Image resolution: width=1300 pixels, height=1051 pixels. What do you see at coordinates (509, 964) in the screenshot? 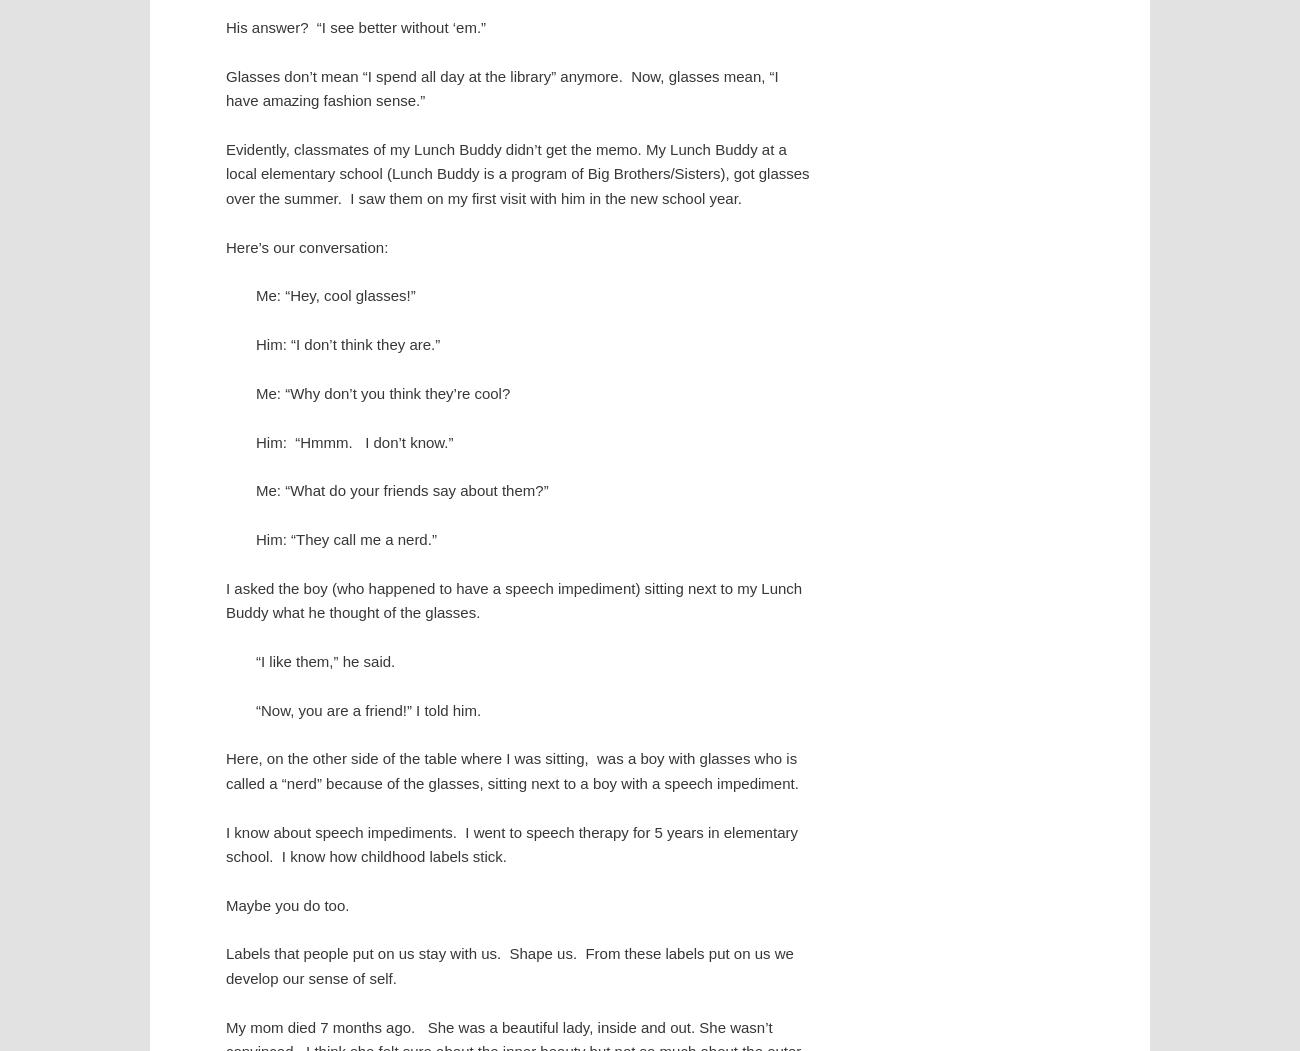
I see `'Labels that people put on us stay with us.  Shape us.  From these labels put on us we develop our sense of self.'` at bounding box center [509, 964].